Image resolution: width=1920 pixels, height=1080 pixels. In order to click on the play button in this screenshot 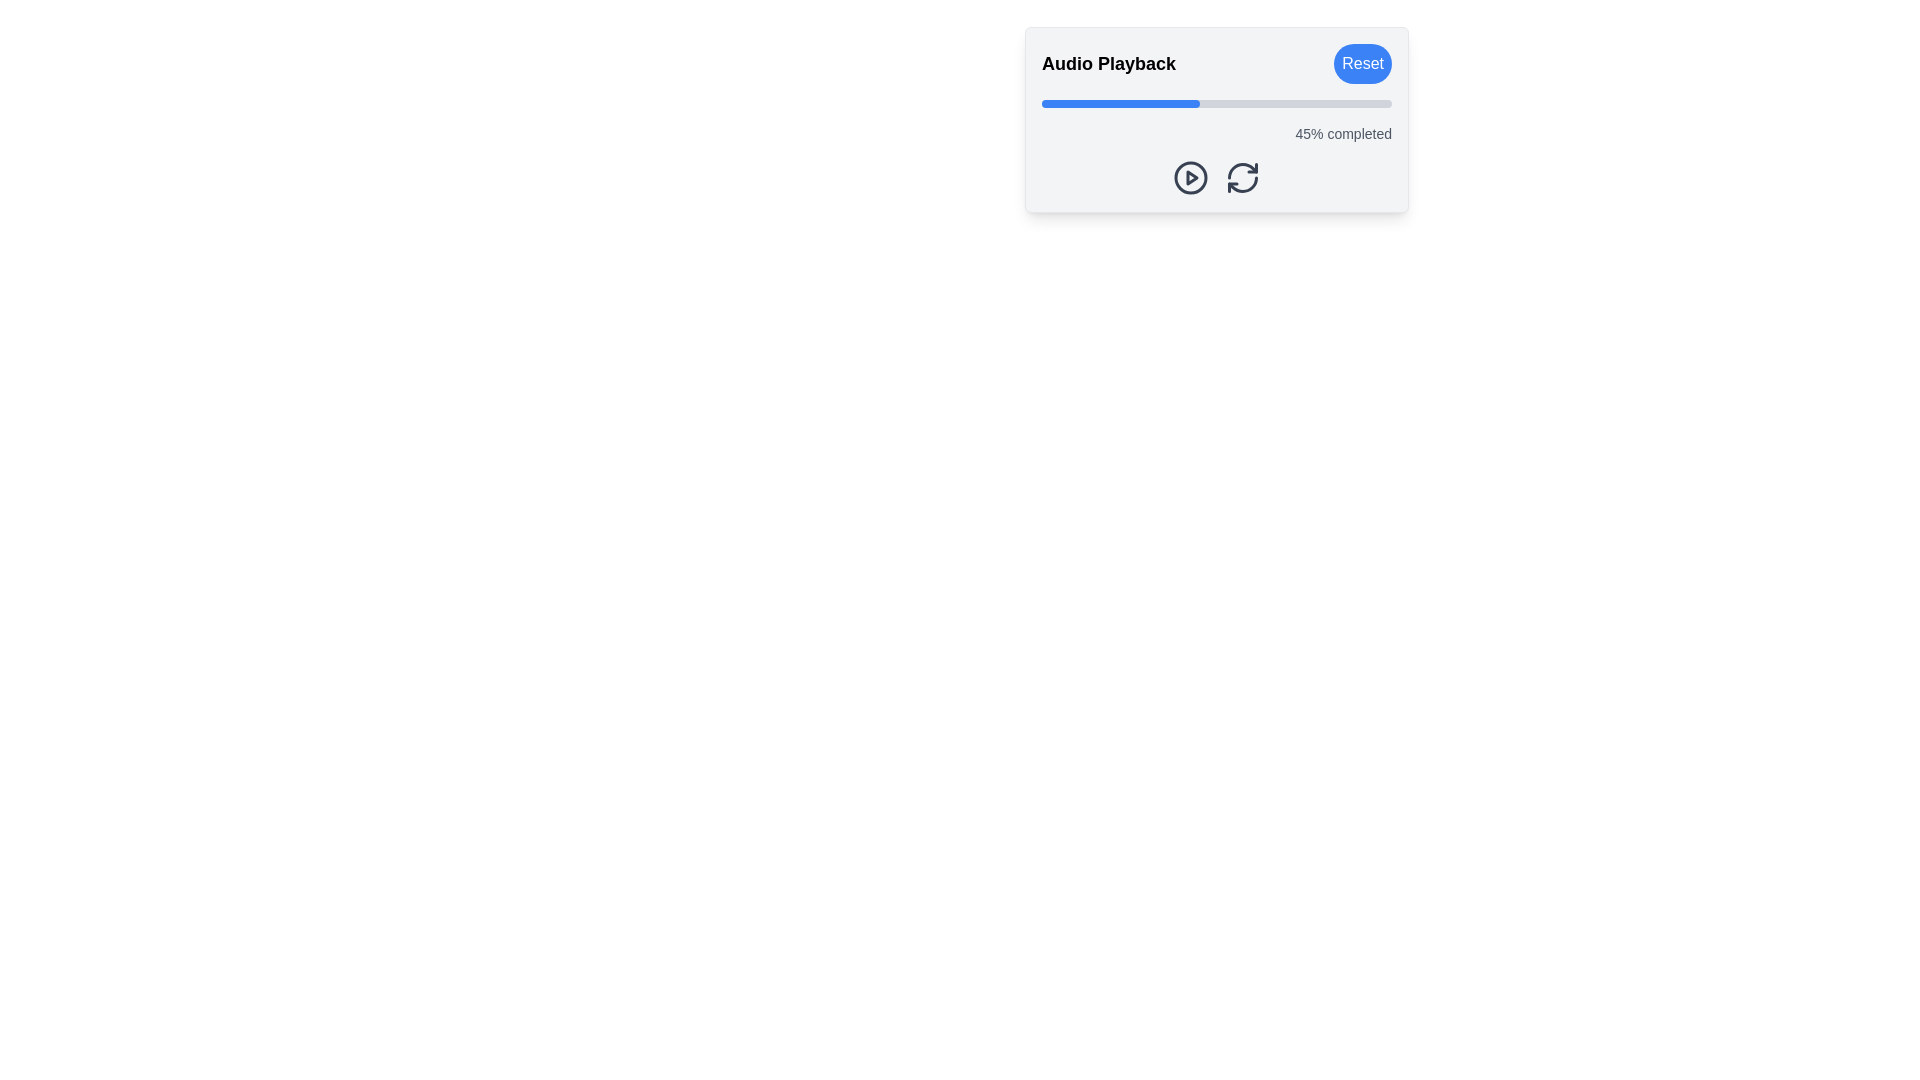, I will do `click(1190, 176)`.